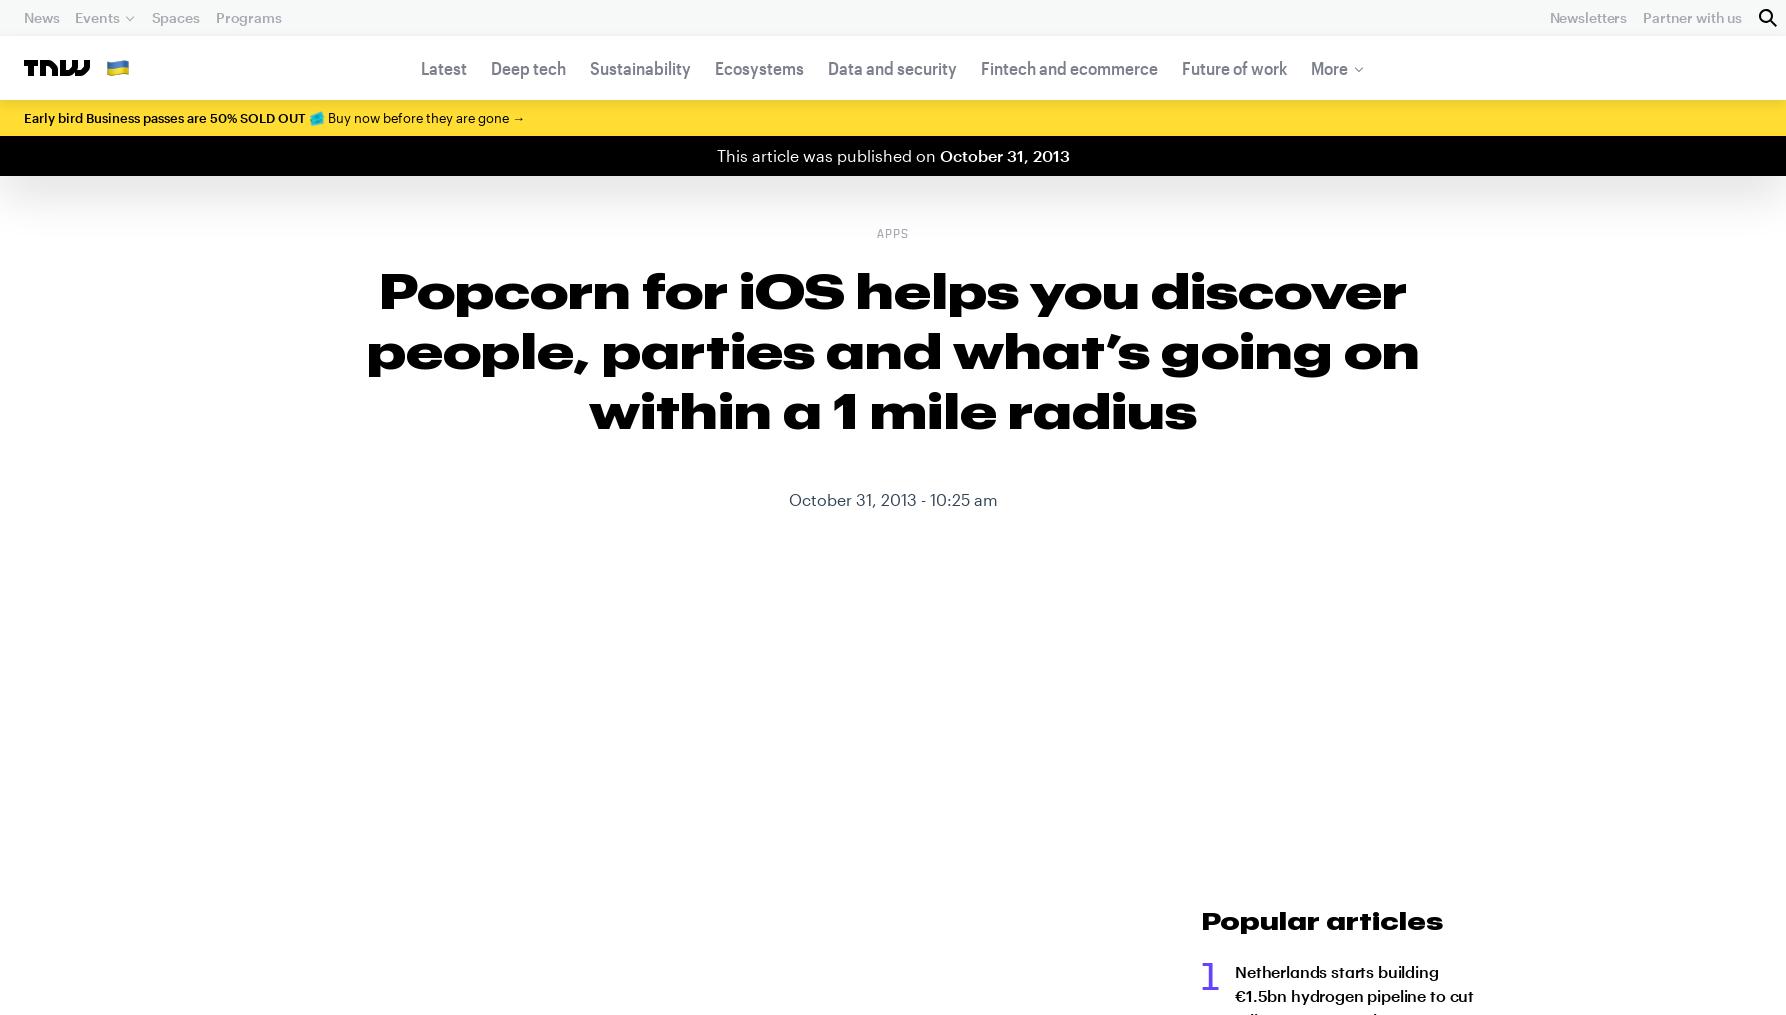 Image resolution: width=1786 pixels, height=1015 pixels. I want to click on 'October 31, 2013', so click(1004, 154).